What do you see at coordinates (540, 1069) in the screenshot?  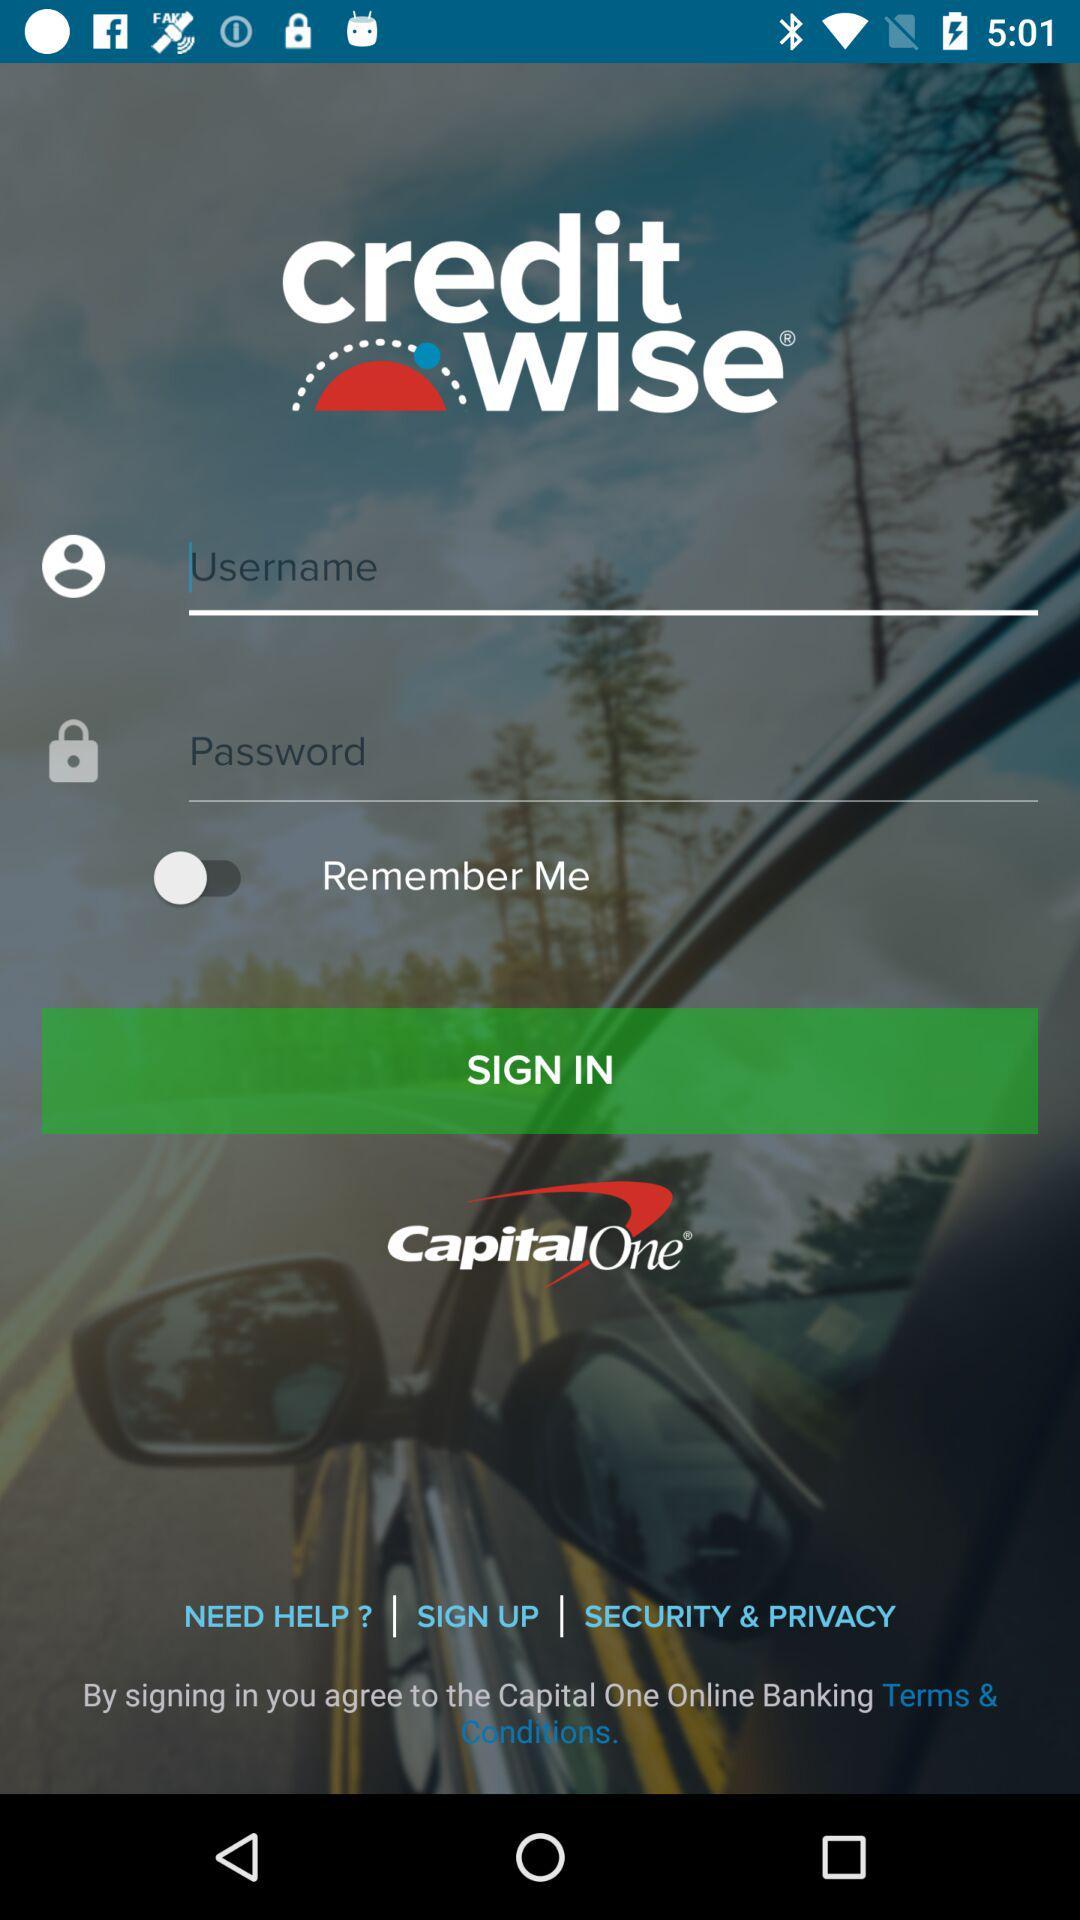 I see `sign in icon` at bounding box center [540, 1069].